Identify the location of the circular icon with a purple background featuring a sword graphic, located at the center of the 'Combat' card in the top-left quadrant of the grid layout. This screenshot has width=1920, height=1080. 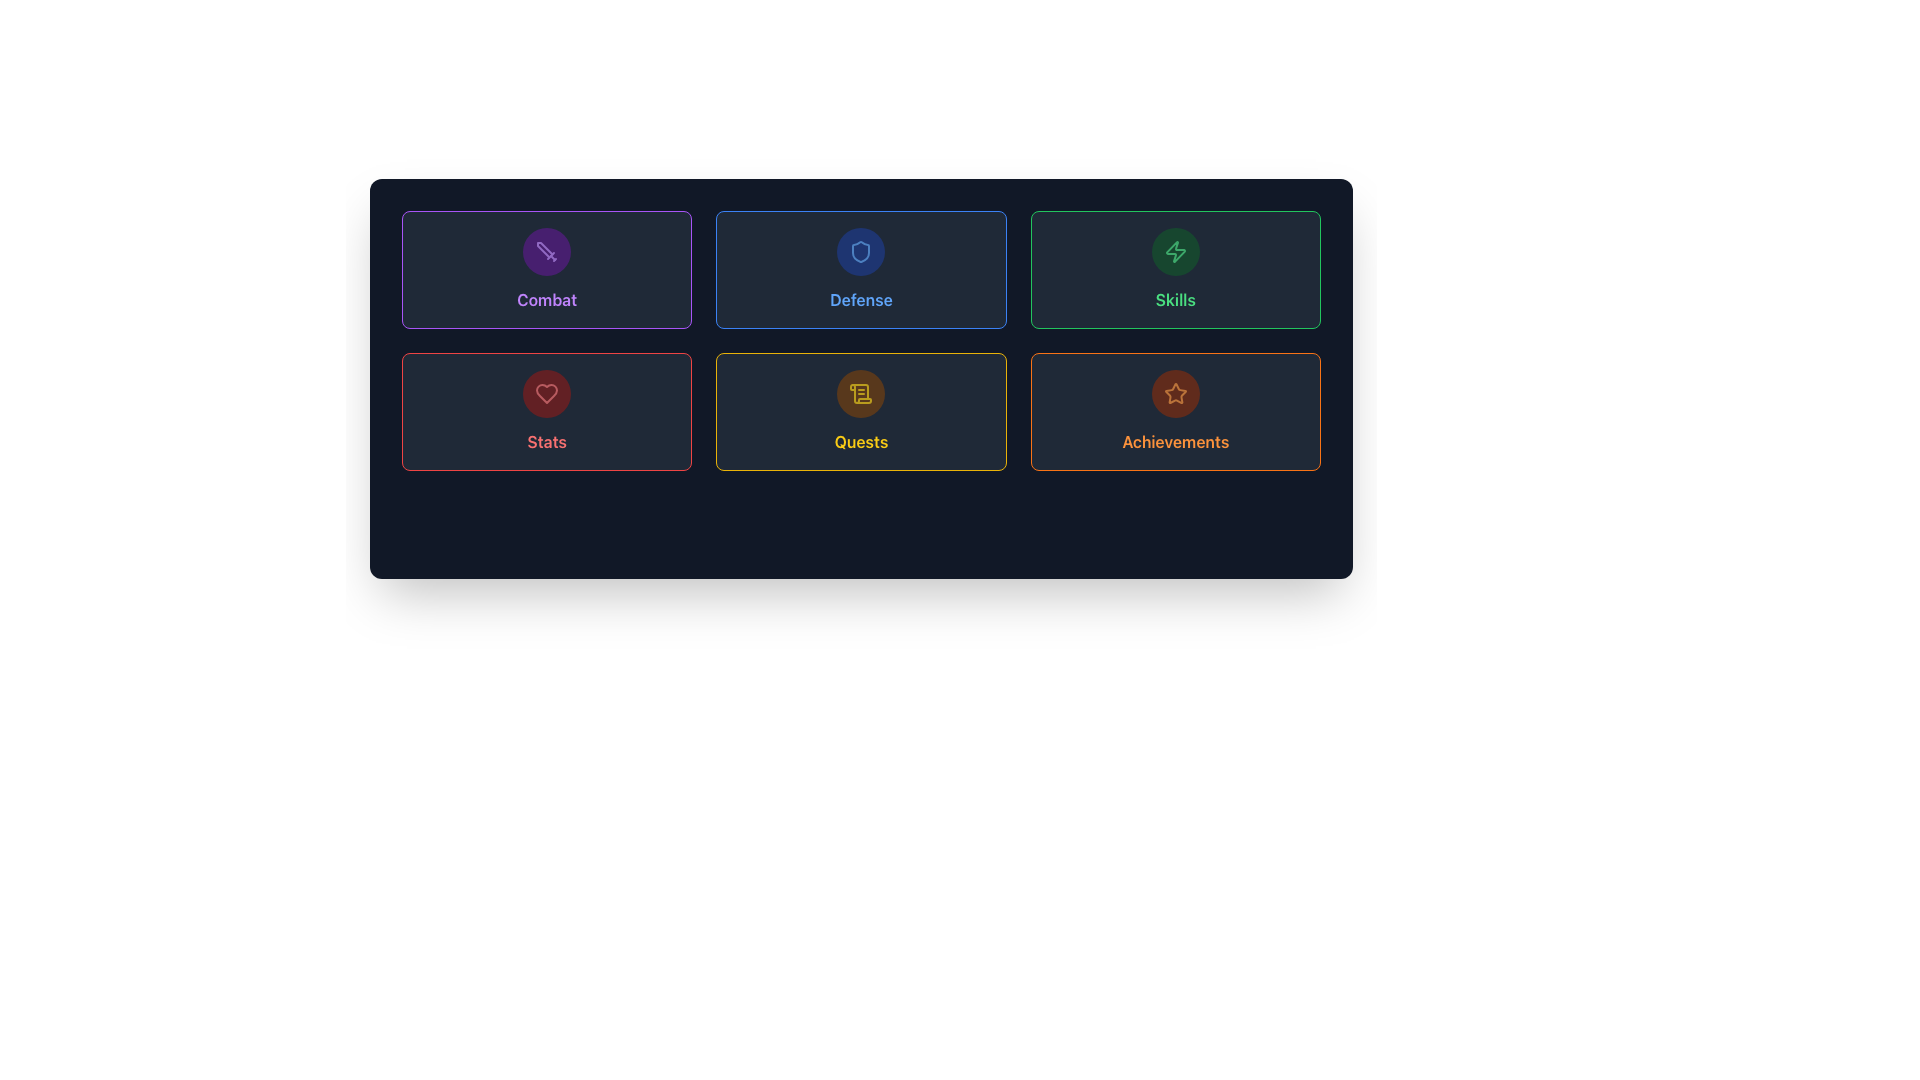
(547, 250).